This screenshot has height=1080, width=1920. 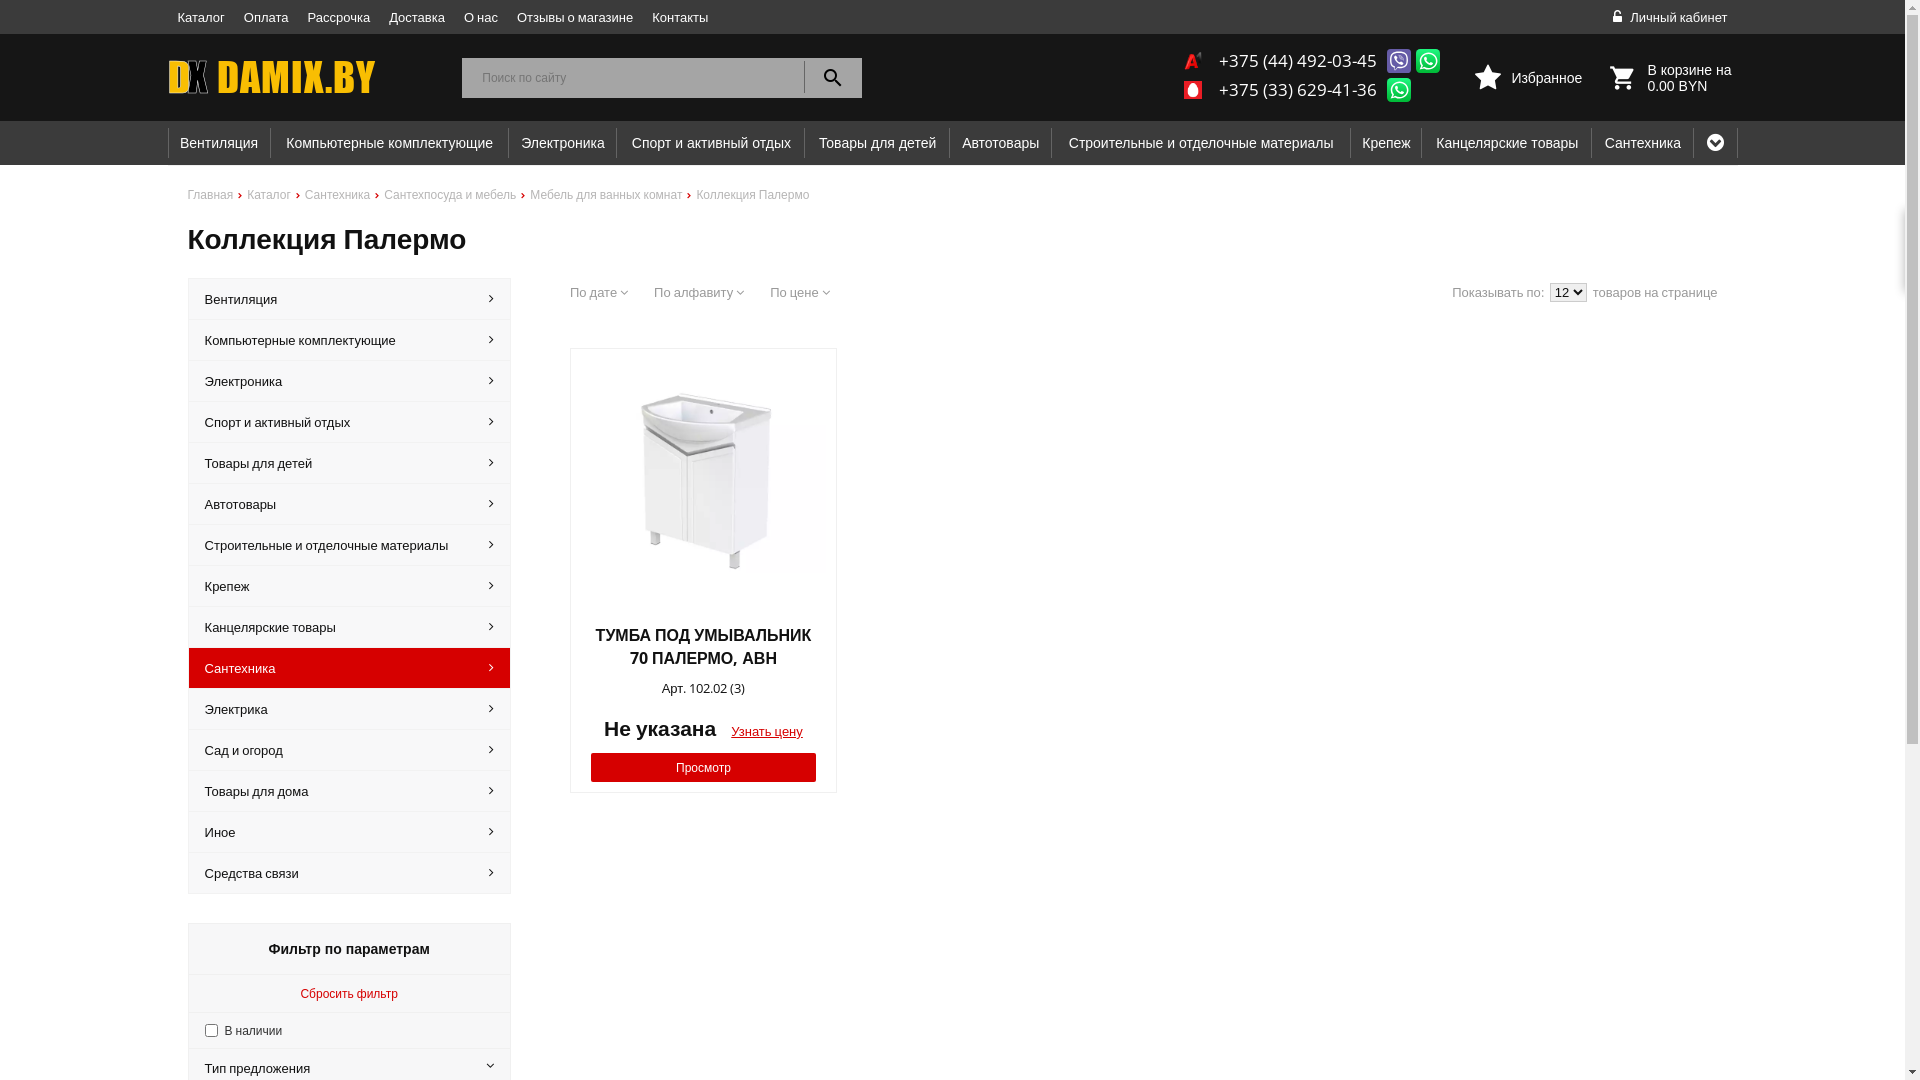 What do you see at coordinates (1297, 88) in the screenshot?
I see `'+375 (33) 629-41-36'` at bounding box center [1297, 88].